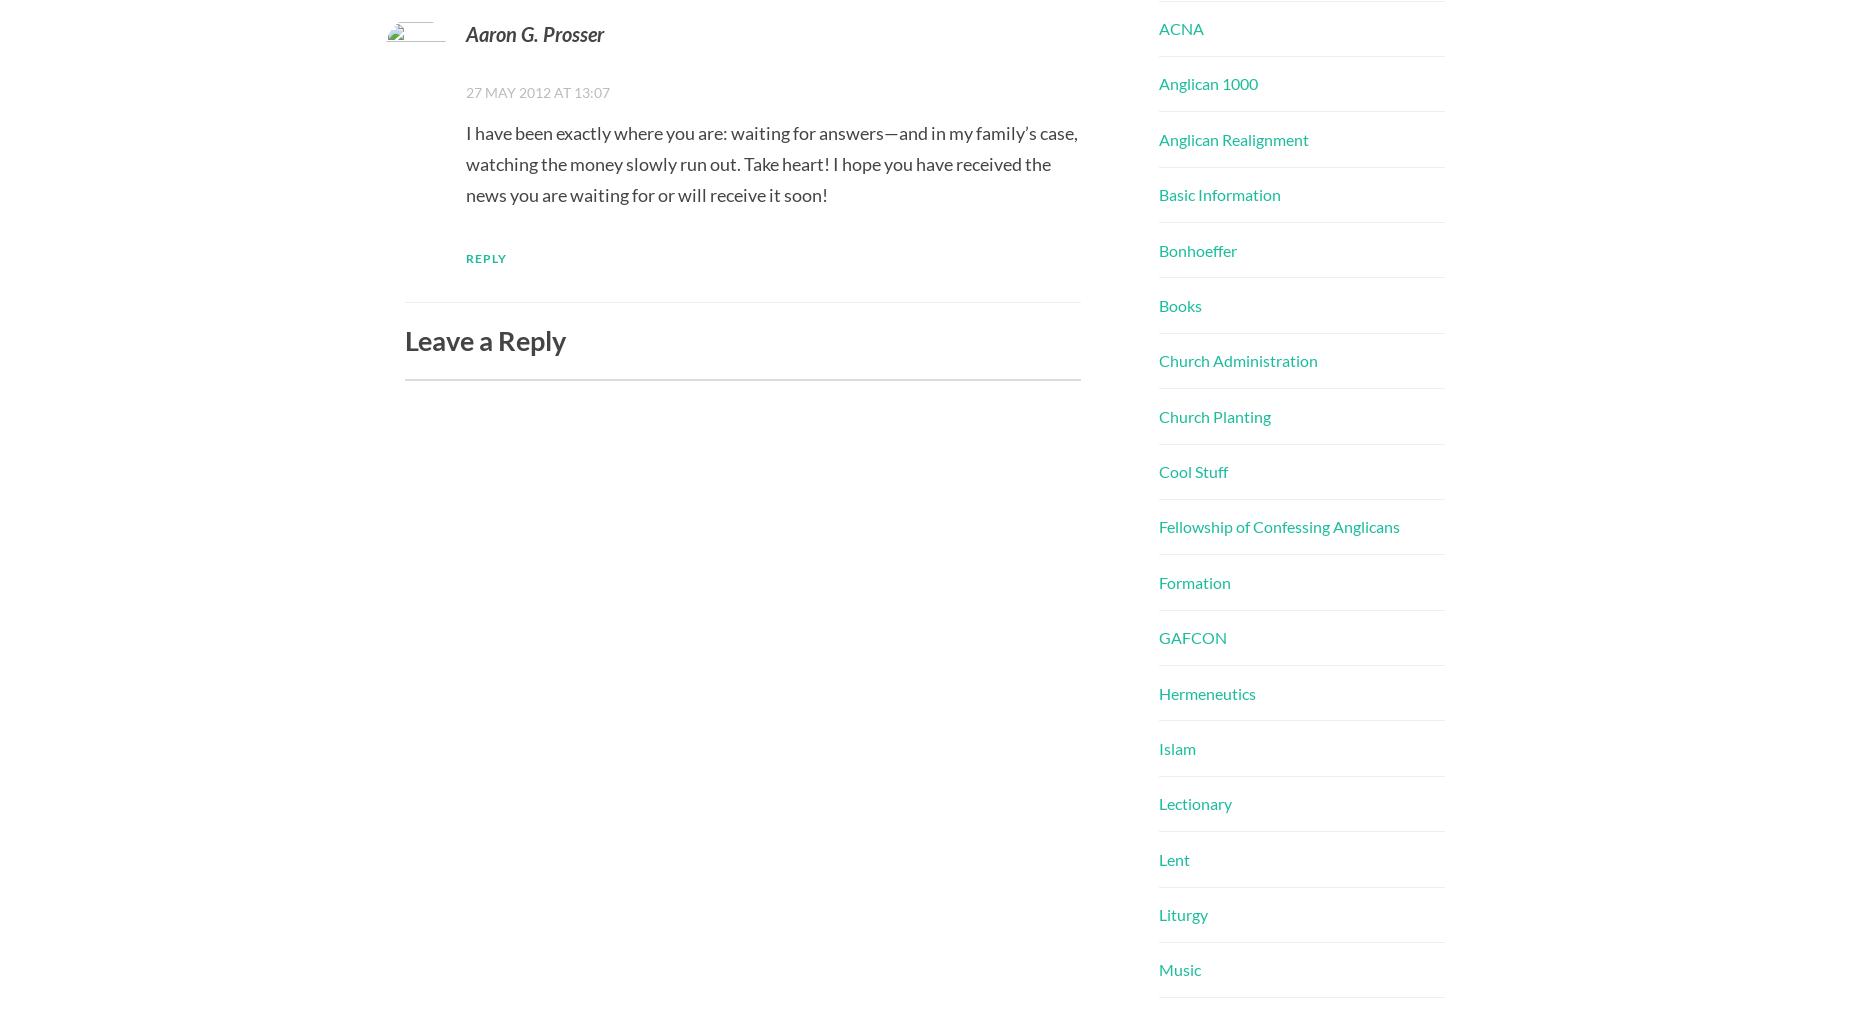 This screenshot has height=1010, width=1850. I want to click on 'Reply', so click(486, 257).